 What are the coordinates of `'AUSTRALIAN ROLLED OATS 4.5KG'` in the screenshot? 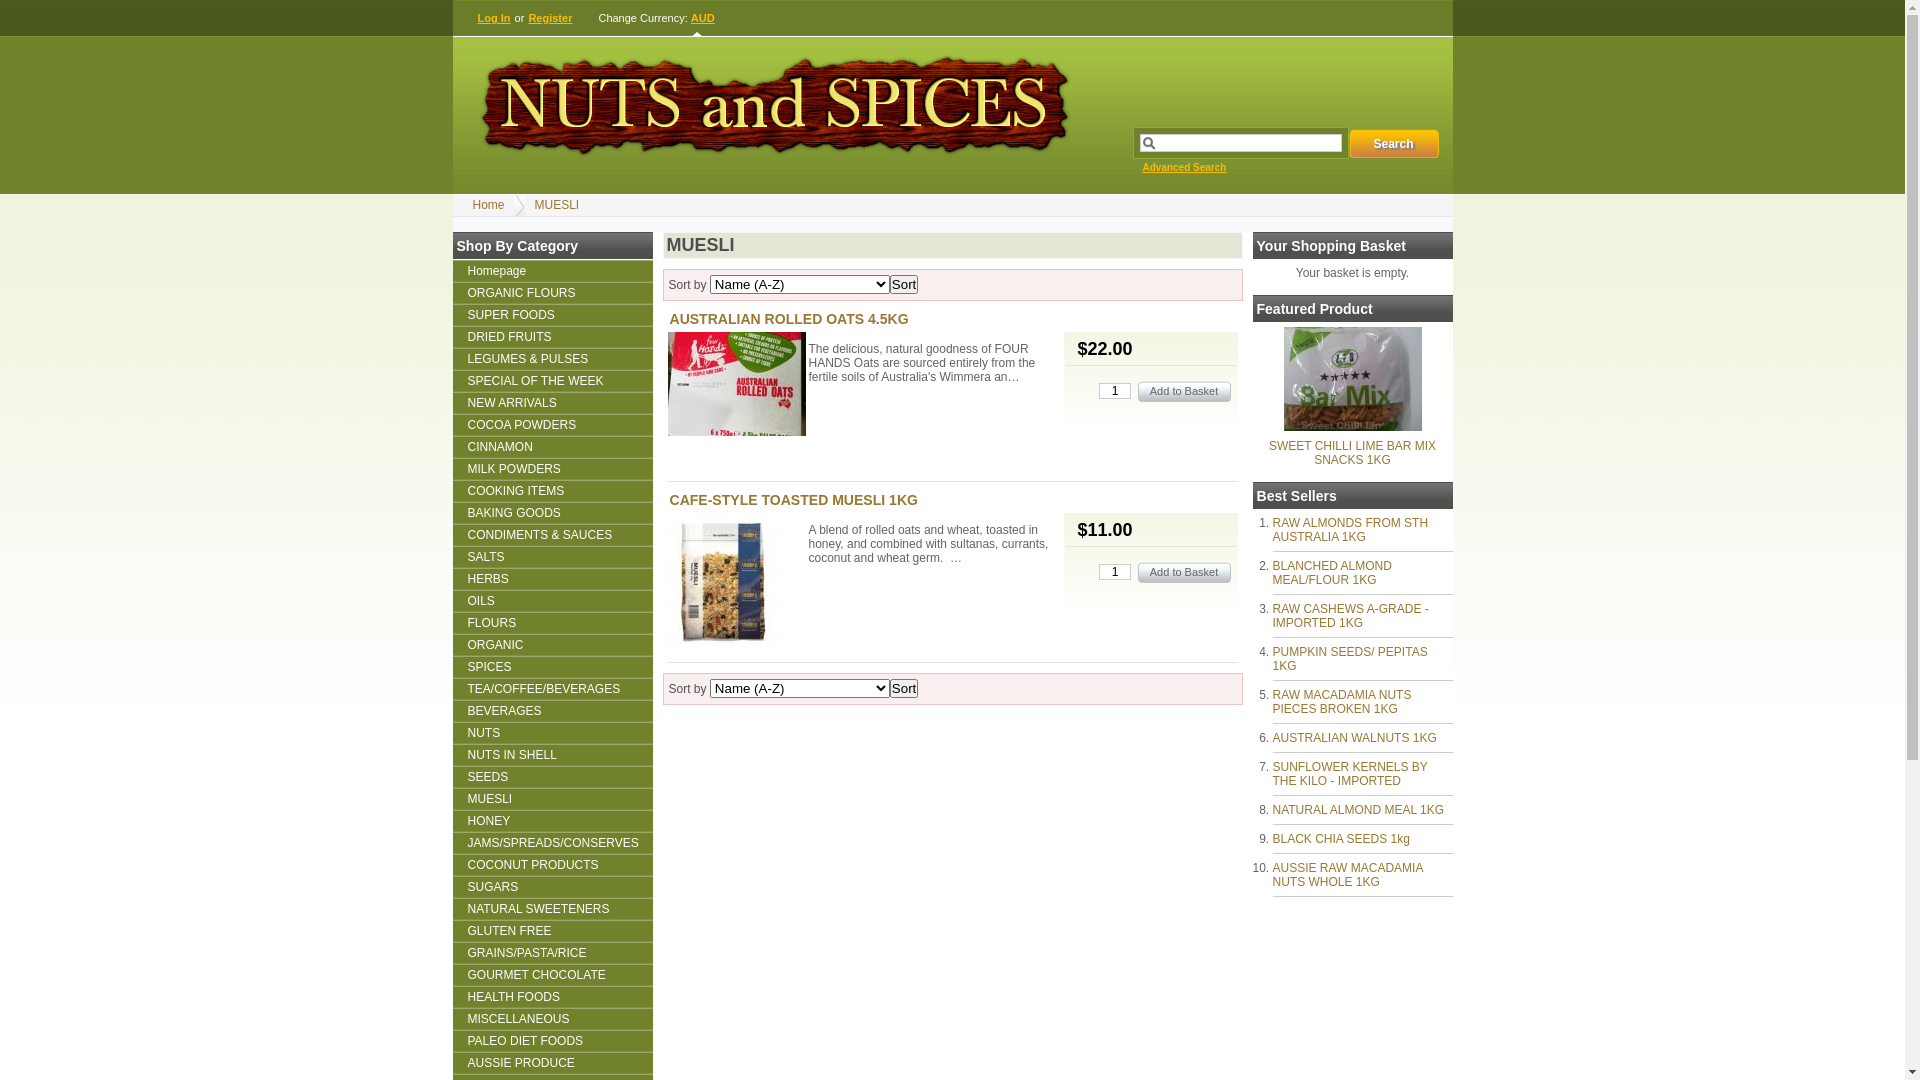 It's located at (670, 318).